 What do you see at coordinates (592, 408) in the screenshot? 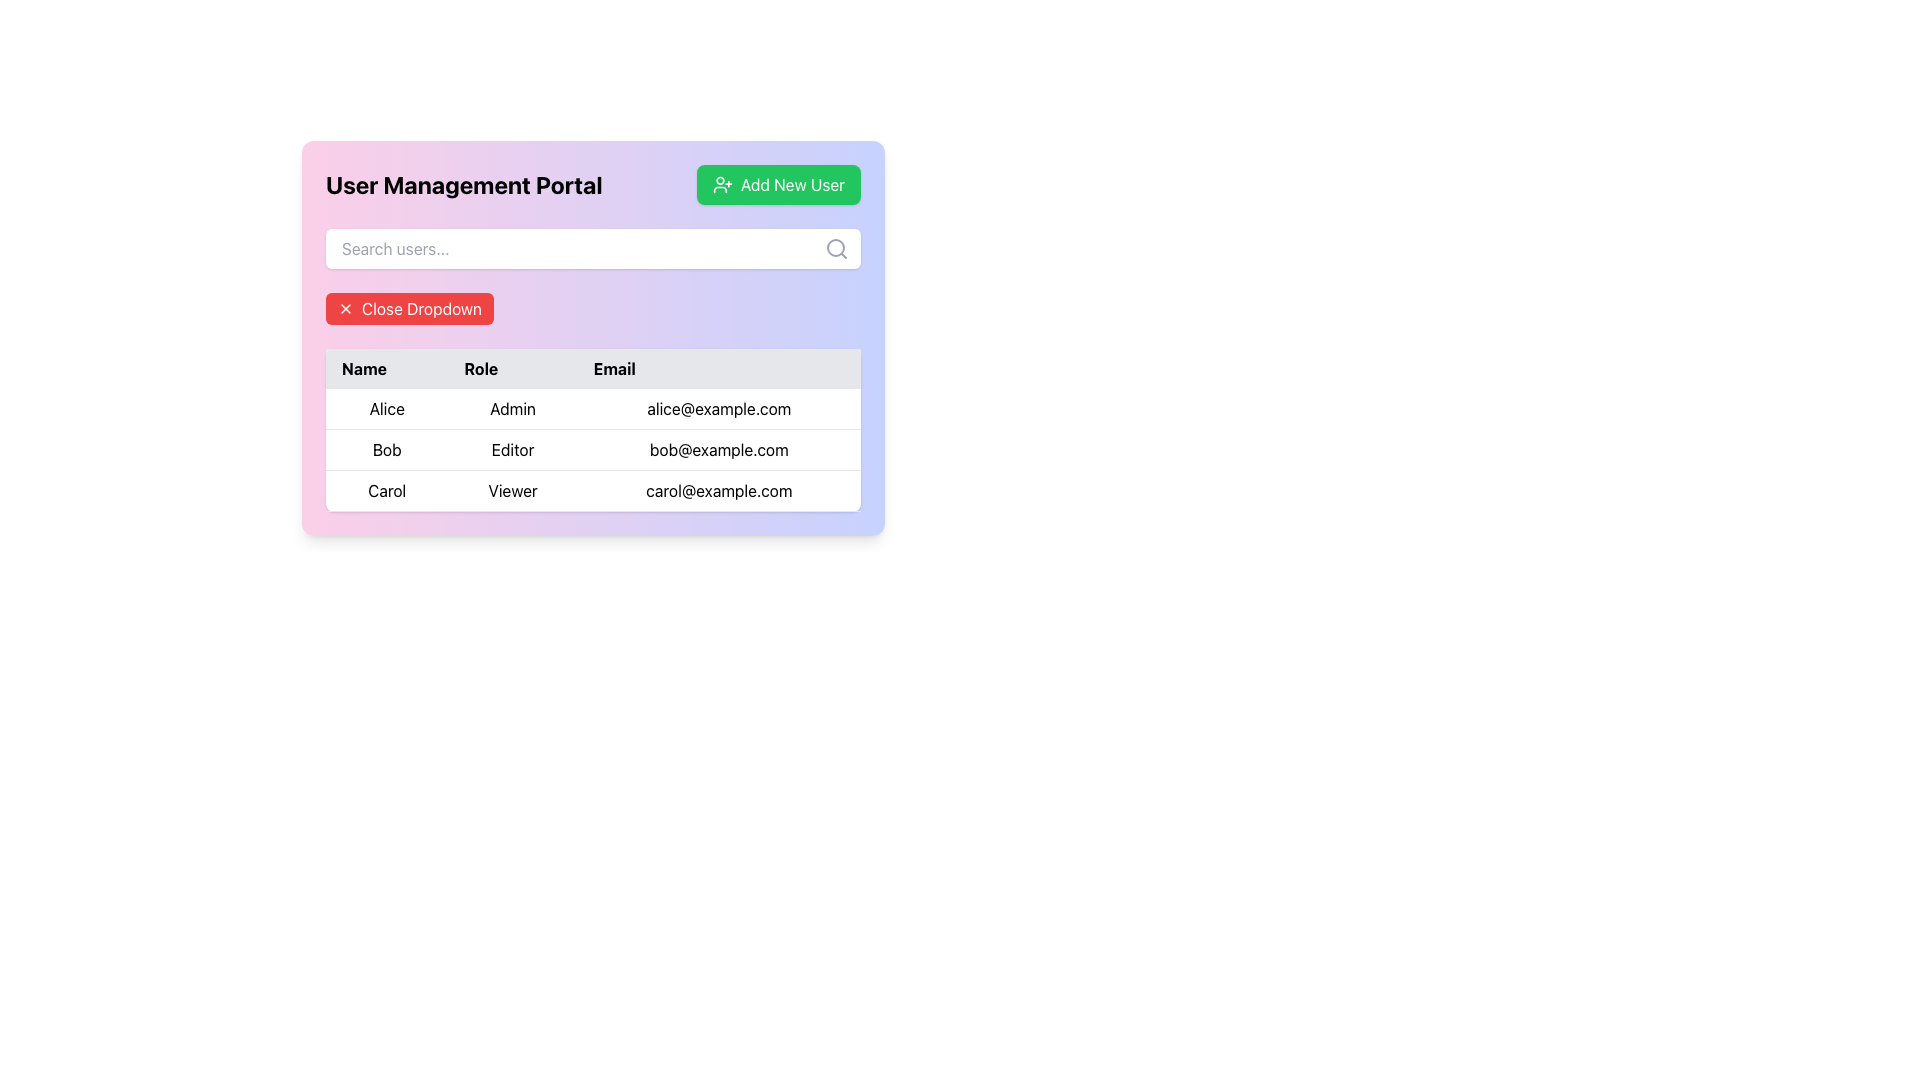
I see `the first row of the table containing 'Alice', 'Admin', and 'alice@example.com'` at bounding box center [592, 408].